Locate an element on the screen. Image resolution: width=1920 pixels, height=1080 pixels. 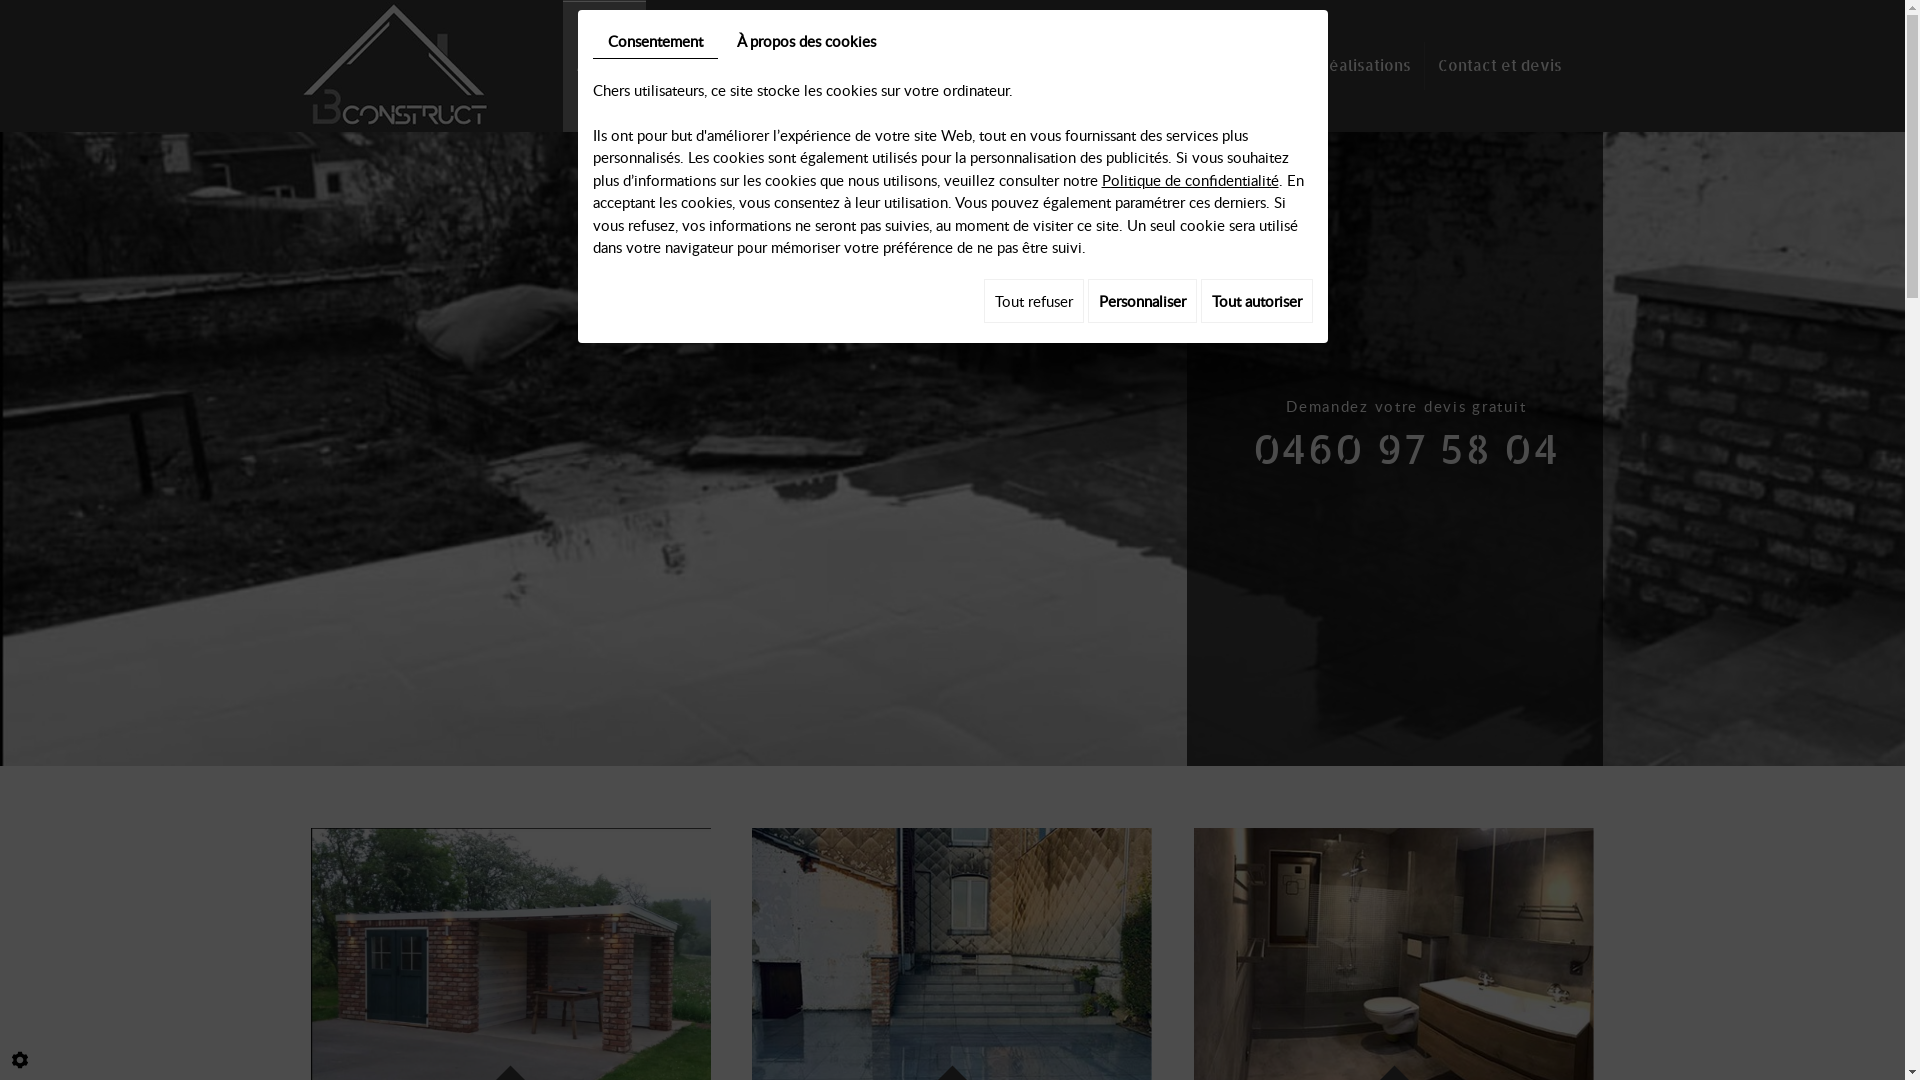
'Contact et devis' is located at coordinates (1498, 64).